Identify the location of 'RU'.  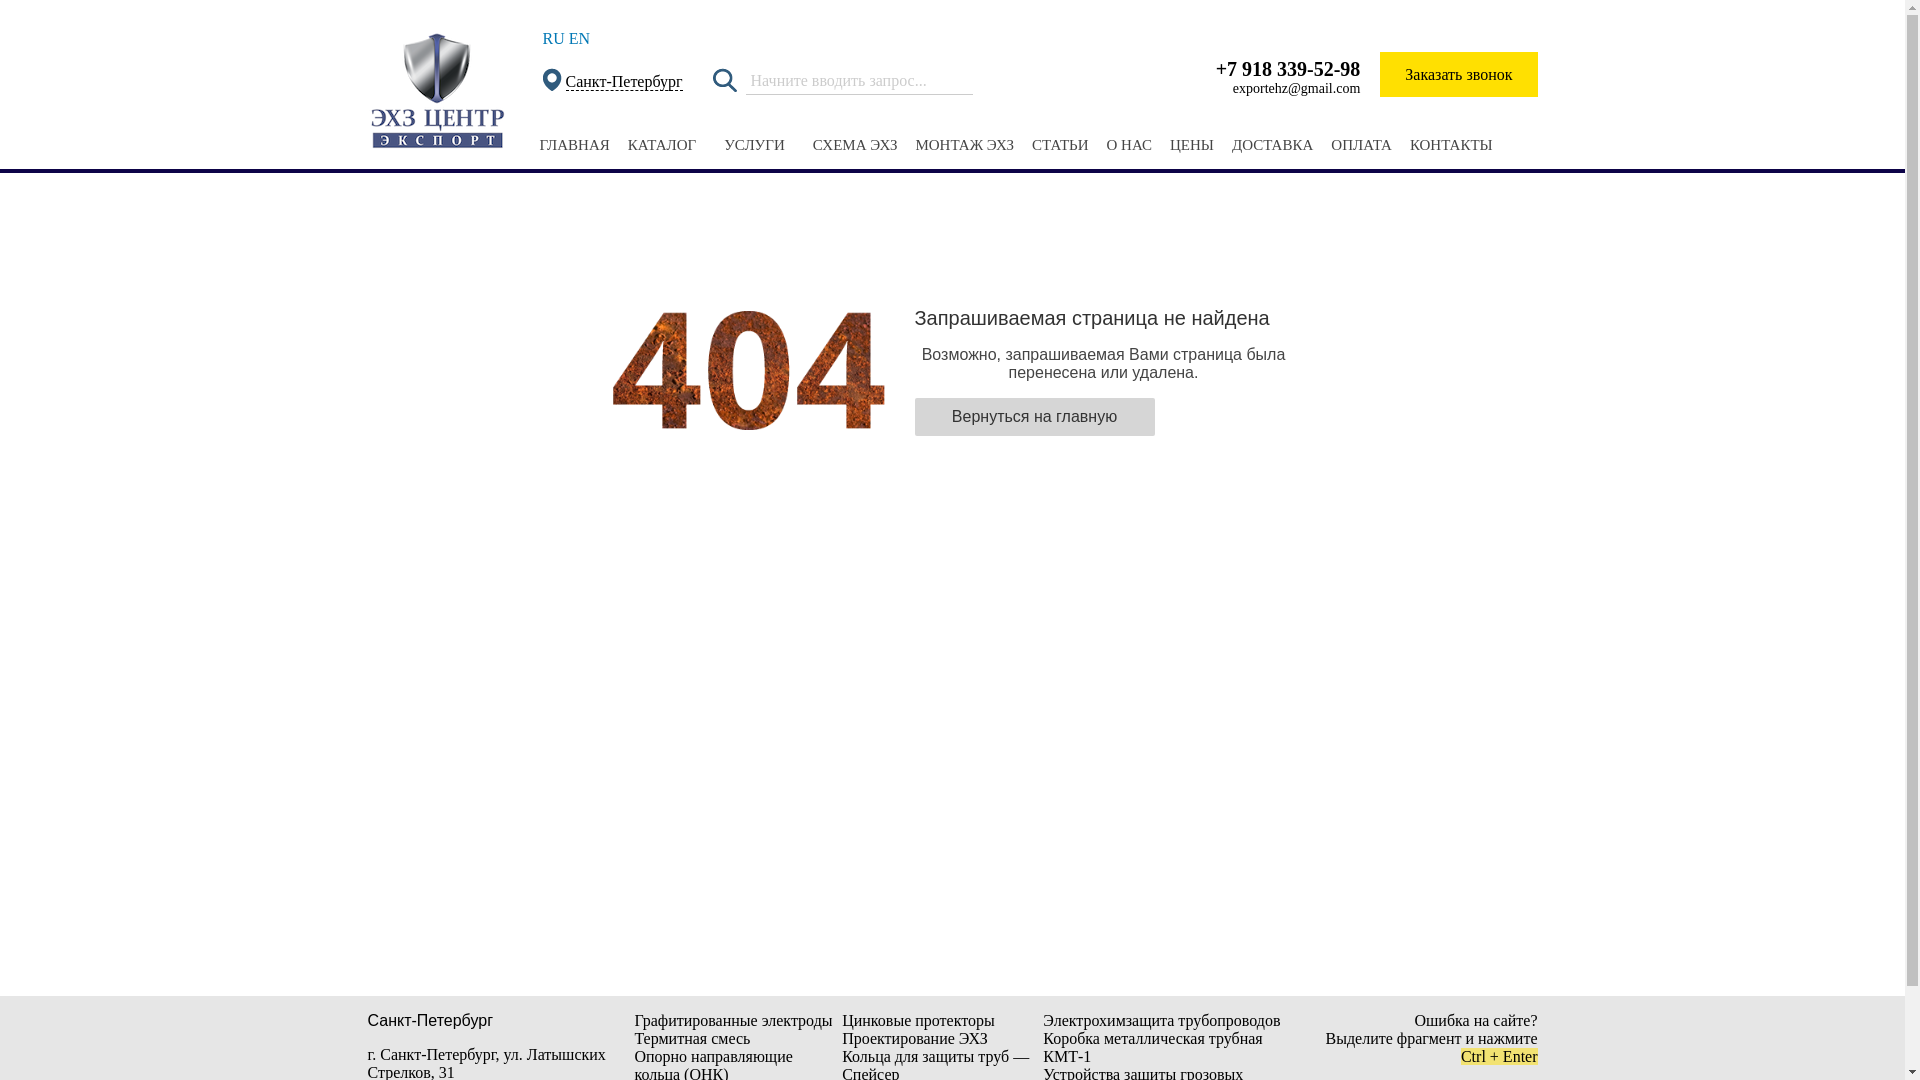
(542, 38).